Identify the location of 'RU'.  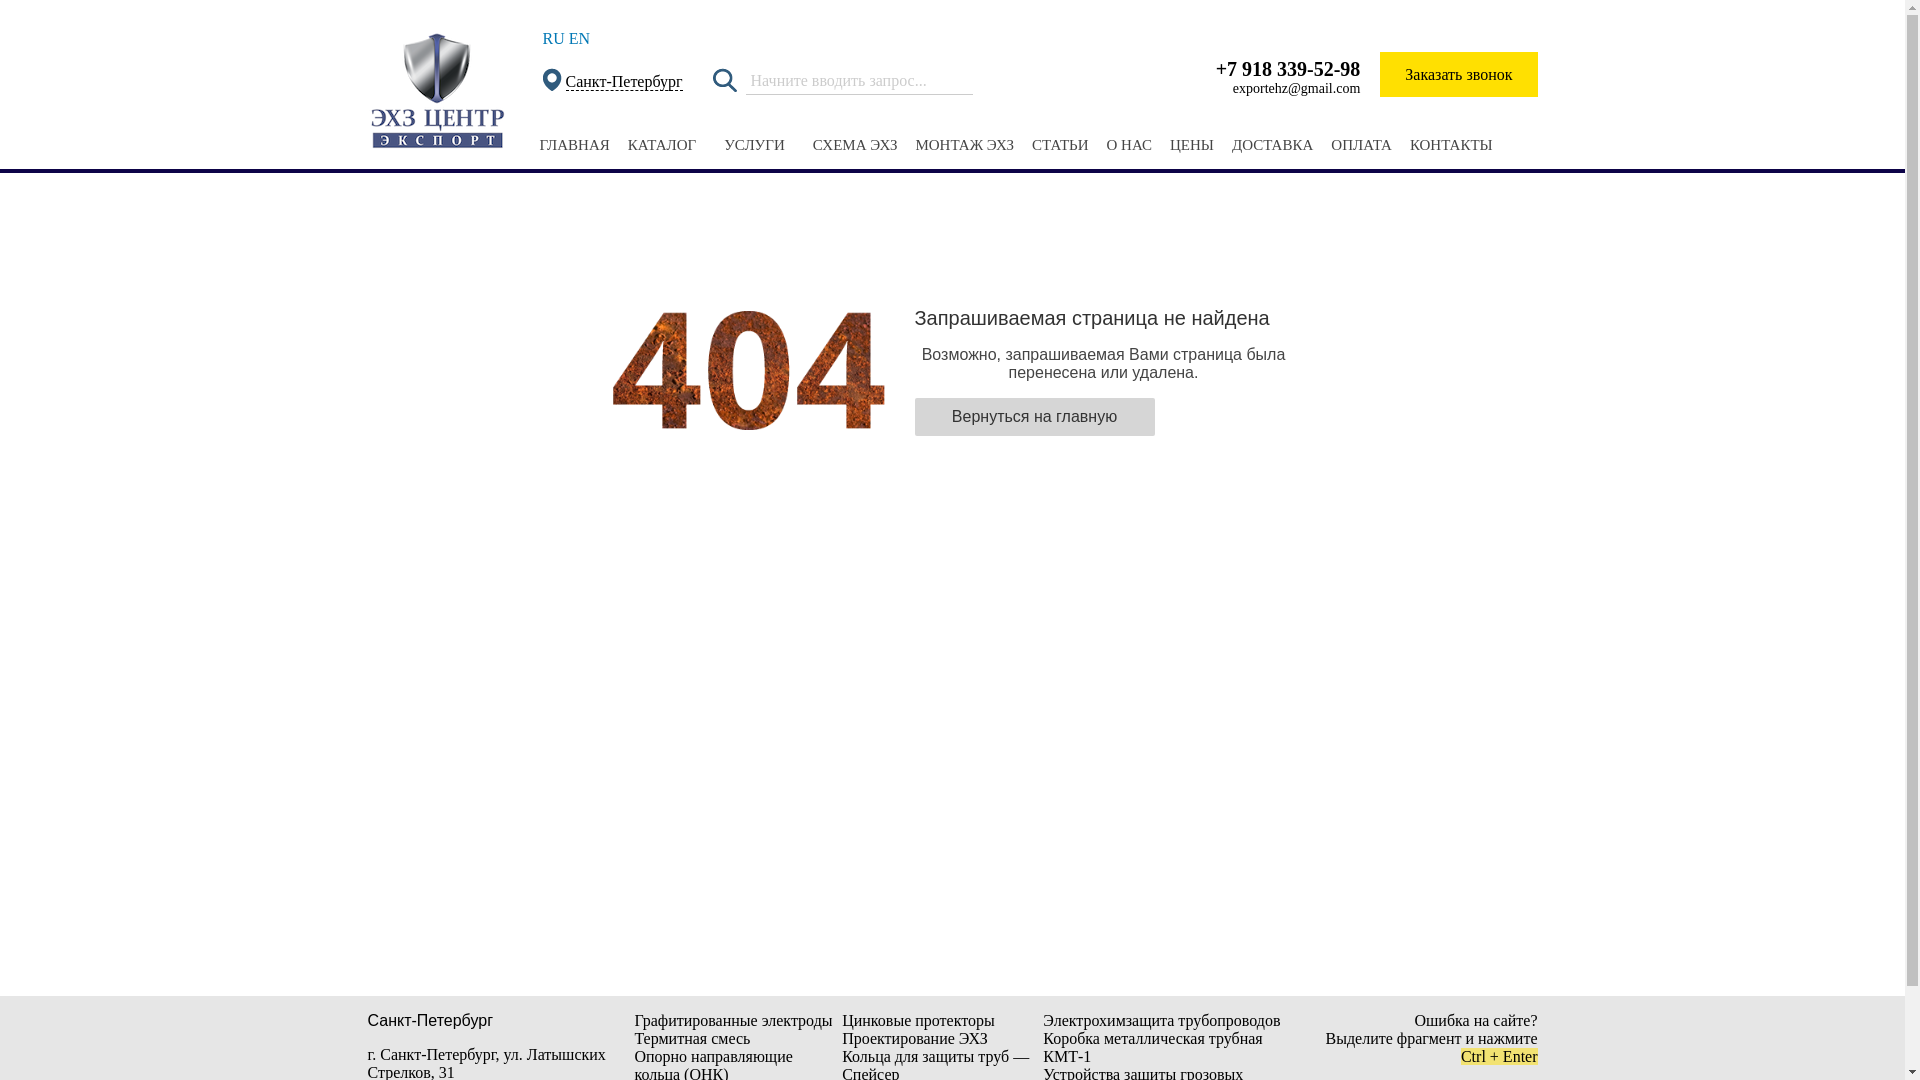
(542, 38).